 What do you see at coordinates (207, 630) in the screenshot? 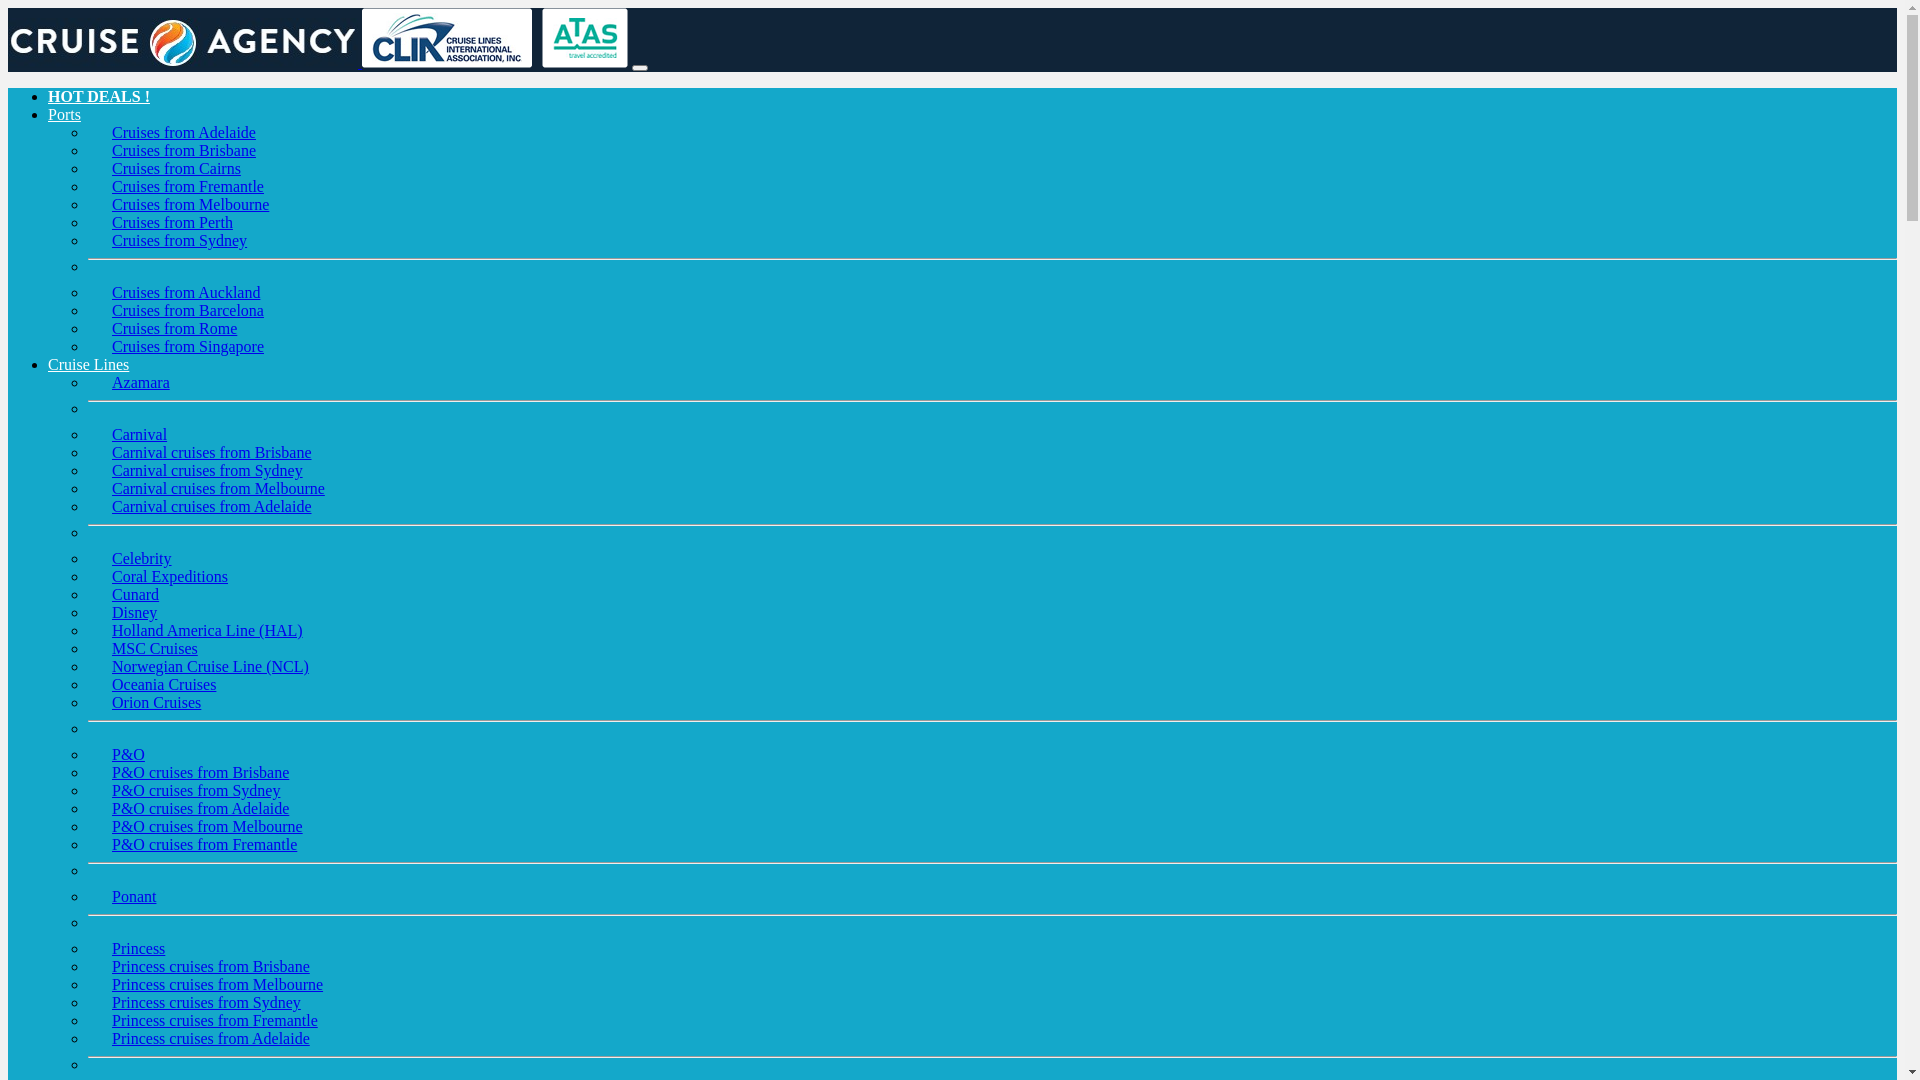
I see `'Holland America Line (HAL)'` at bounding box center [207, 630].